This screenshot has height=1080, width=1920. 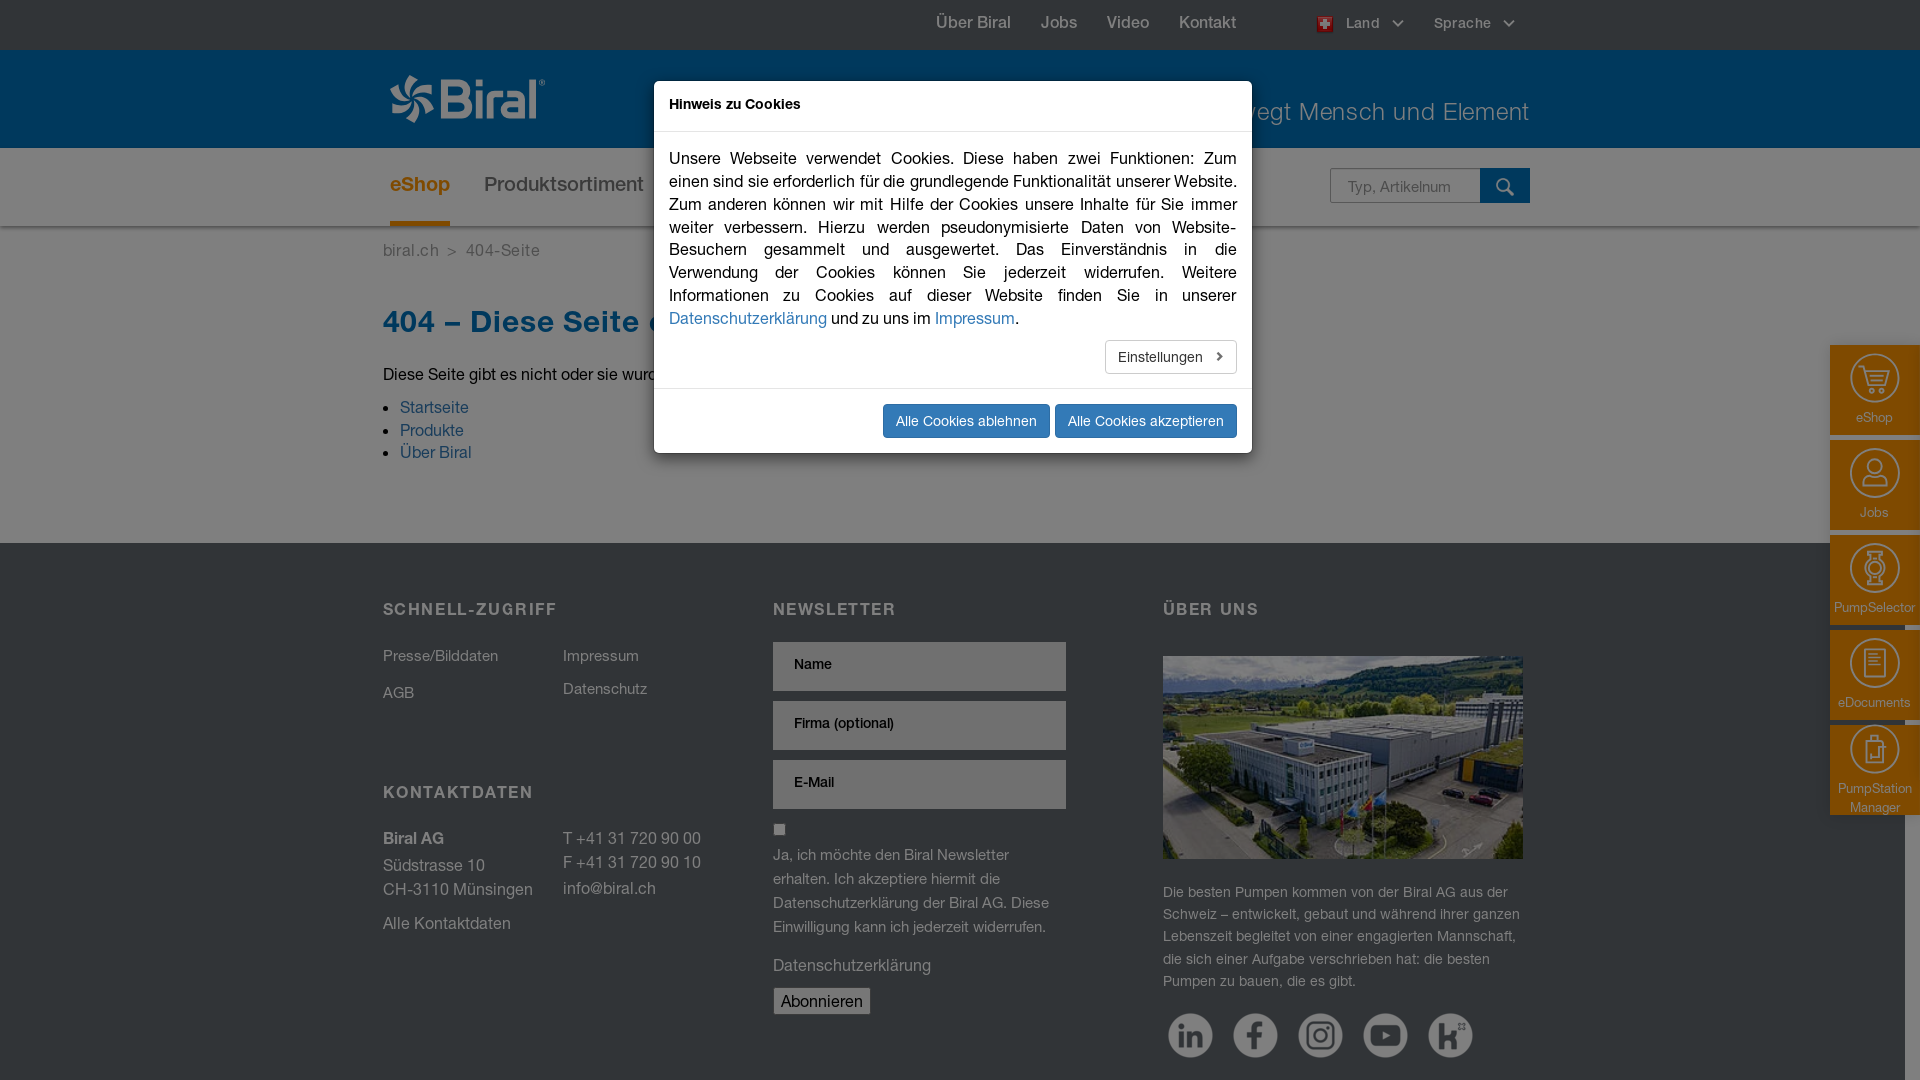 What do you see at coordinates (474, 99) in the screenshot?
I see `'Biral'` at bounding box center [474, 99].